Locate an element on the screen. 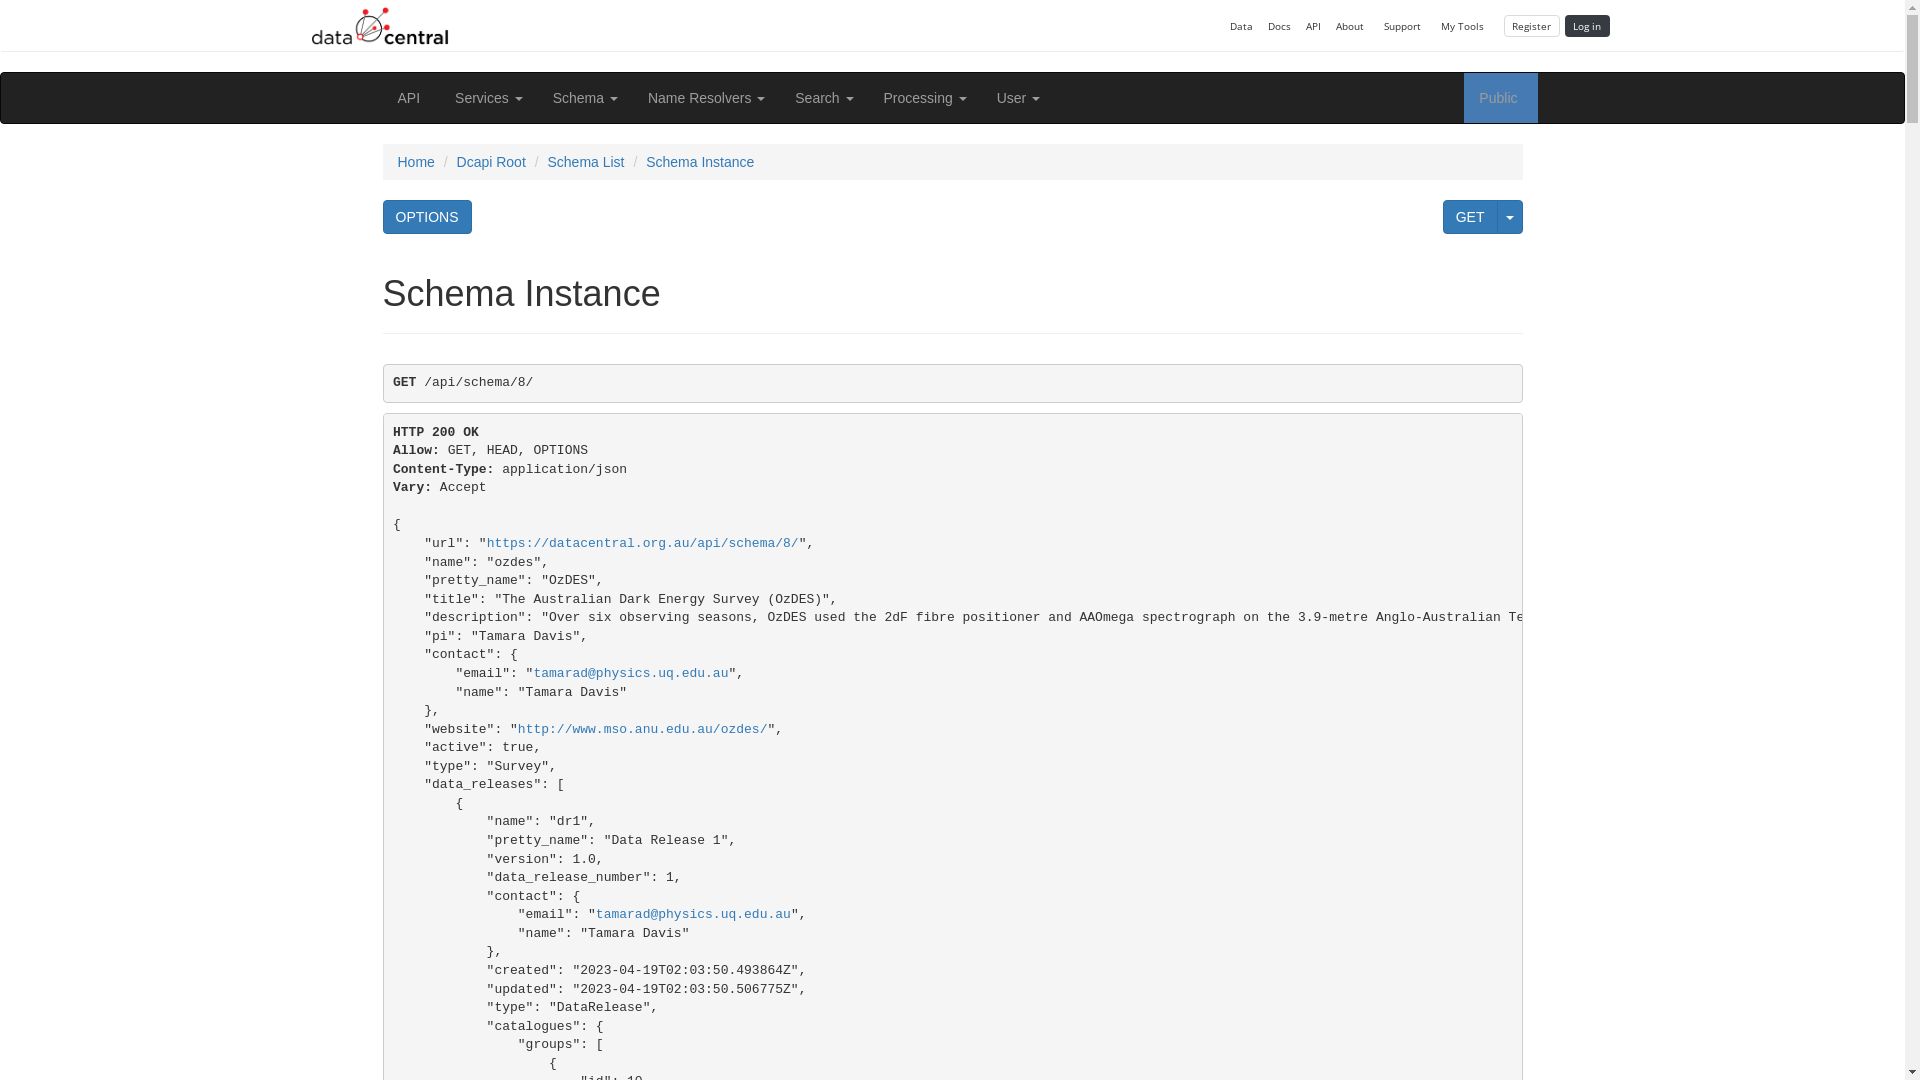 This screenshot has height=1080, width=1920. 'Register' is located at coordinates (1530, 26).